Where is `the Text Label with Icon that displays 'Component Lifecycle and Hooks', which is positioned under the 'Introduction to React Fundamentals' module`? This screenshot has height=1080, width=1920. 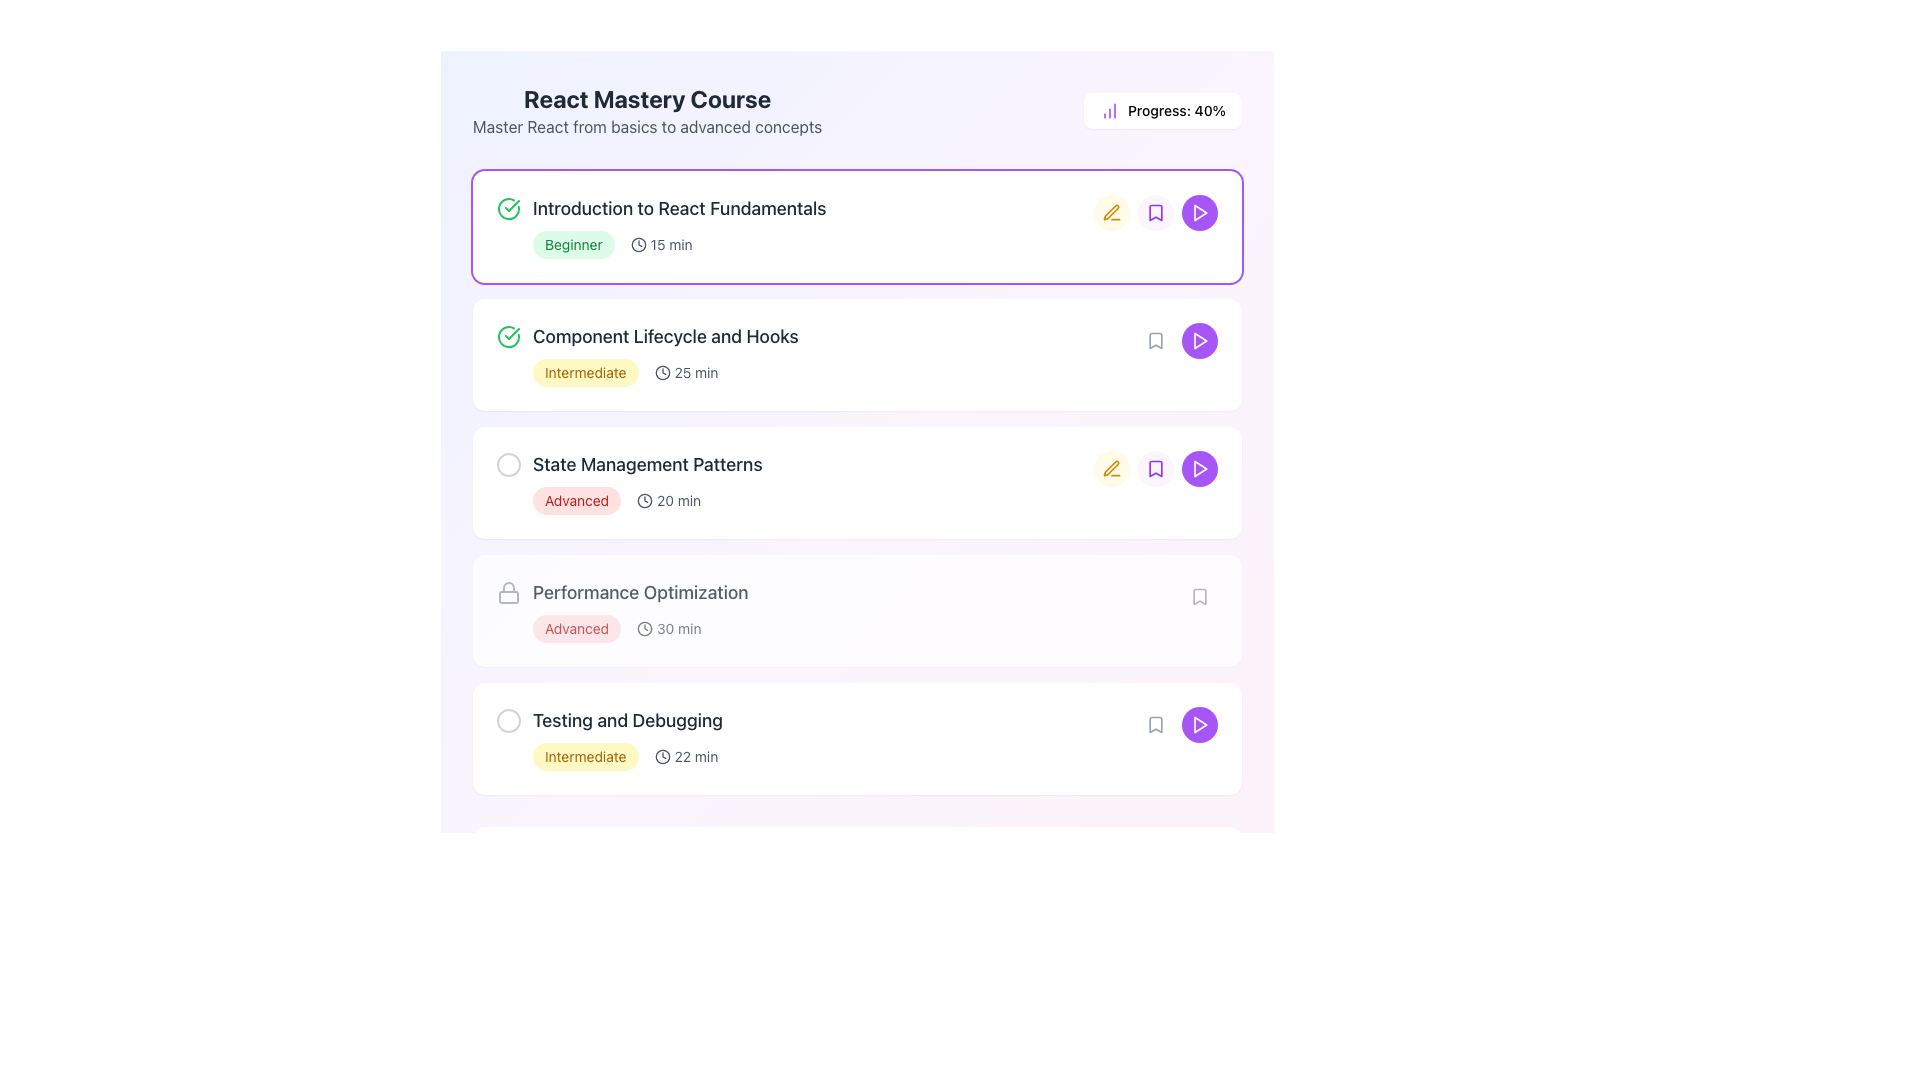 the Text Label with Icon that displays 'Component Lifecycle and Hooks', which is positioned under the 'Introduction to React Fundamentals' module is located at coordinates (817, 335).